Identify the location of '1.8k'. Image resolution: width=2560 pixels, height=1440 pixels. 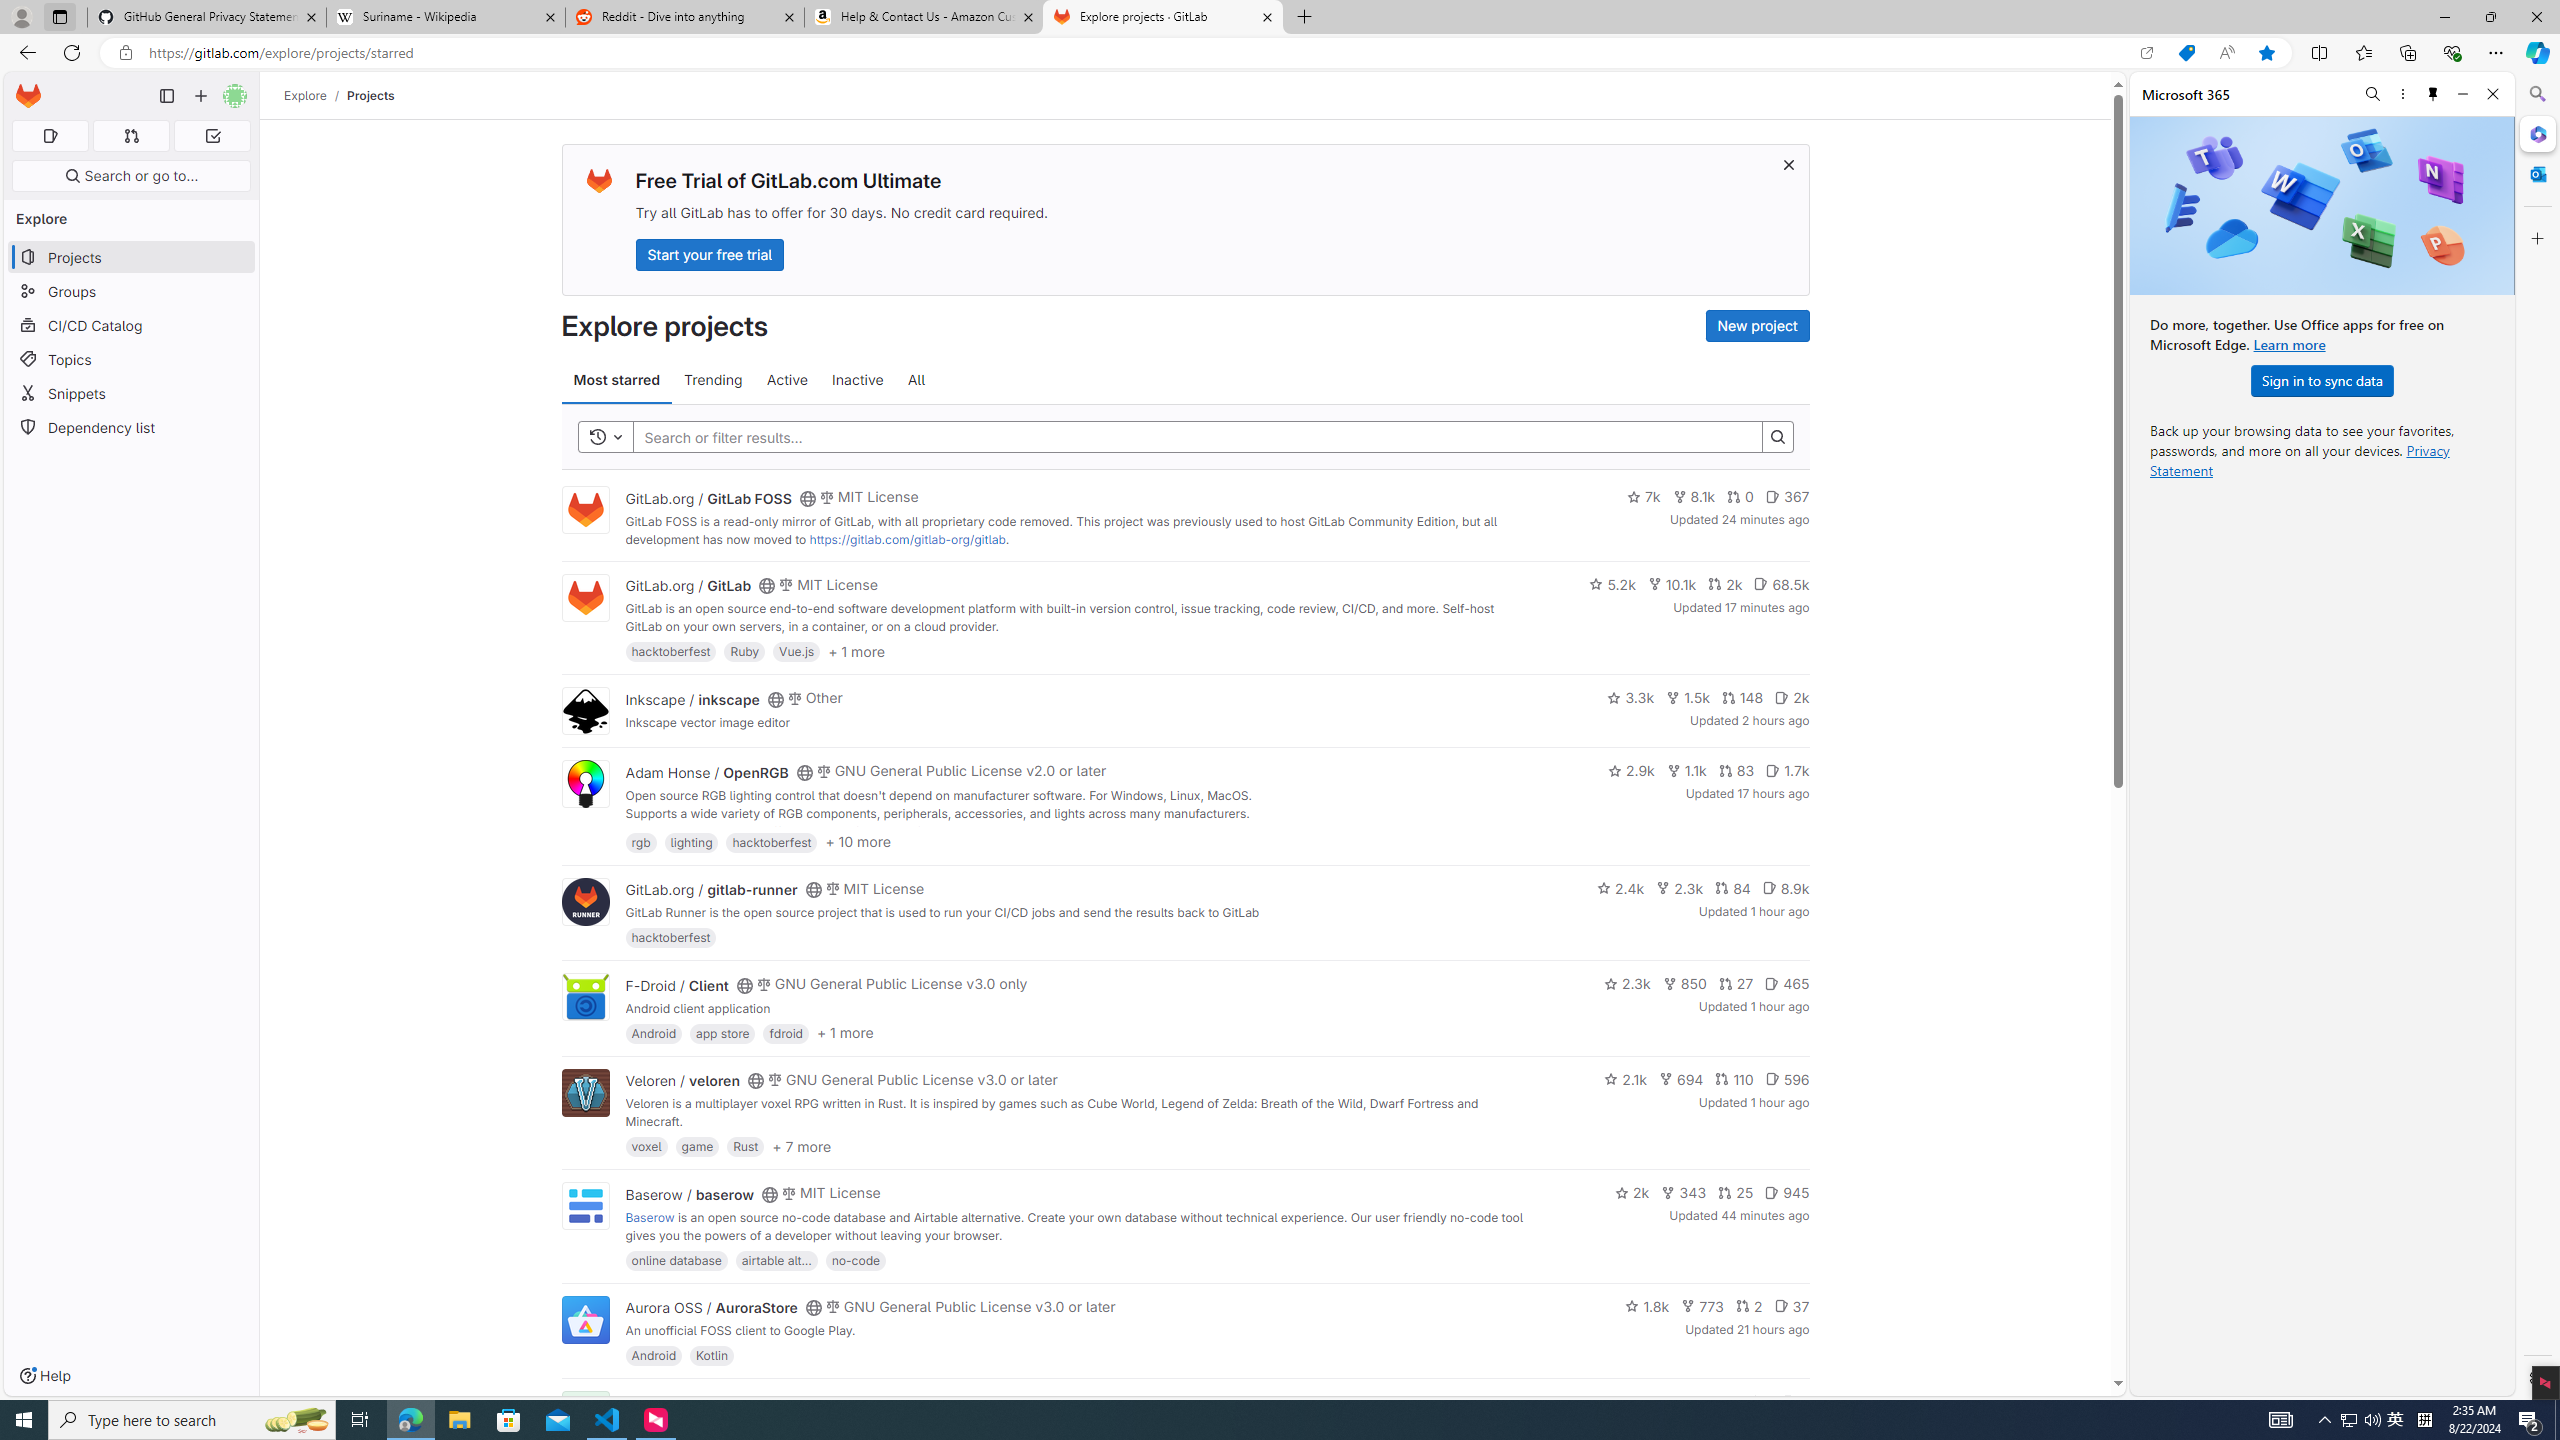
(1646, 1305).